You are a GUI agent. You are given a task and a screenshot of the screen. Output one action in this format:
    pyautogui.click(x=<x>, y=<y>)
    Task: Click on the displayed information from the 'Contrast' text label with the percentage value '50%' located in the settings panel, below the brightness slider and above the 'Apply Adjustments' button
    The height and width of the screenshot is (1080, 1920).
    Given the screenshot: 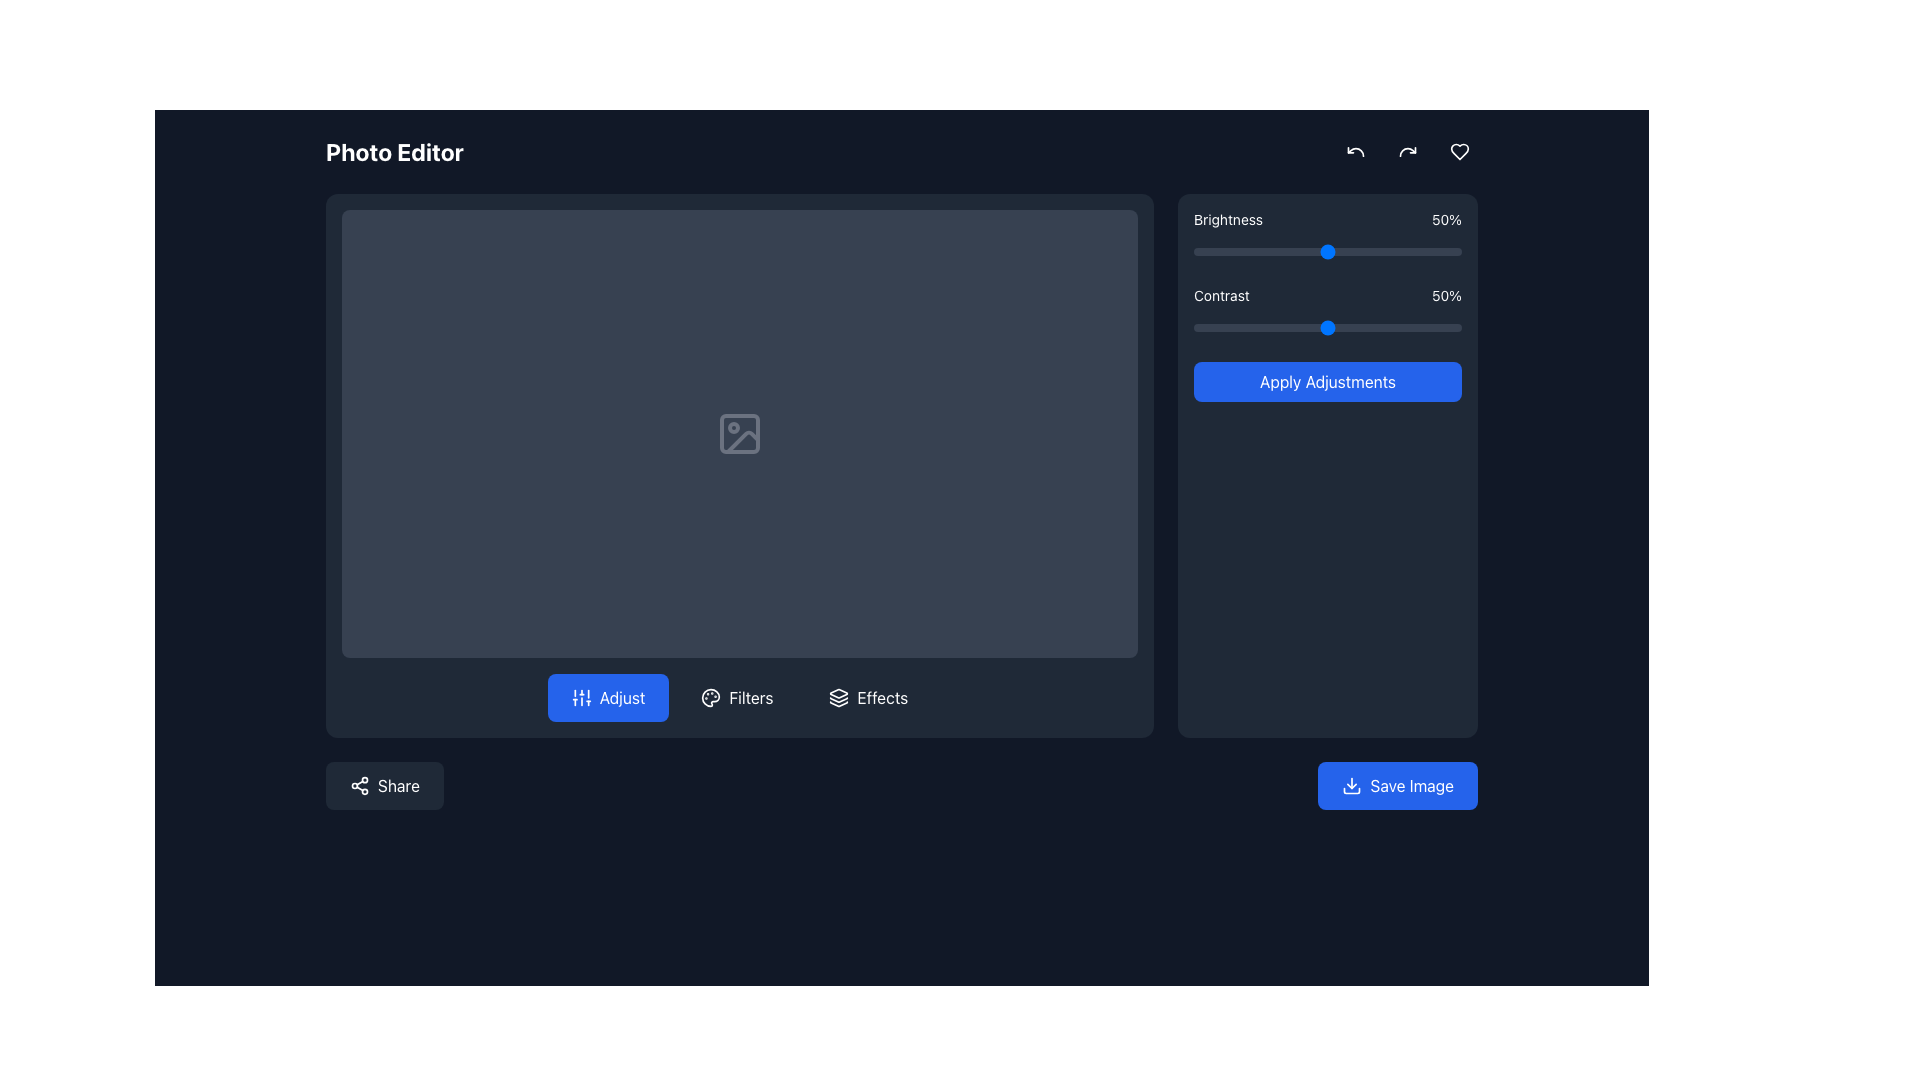 What is the action you would take?
    pyautogui.click(x=1328, y=296)
    